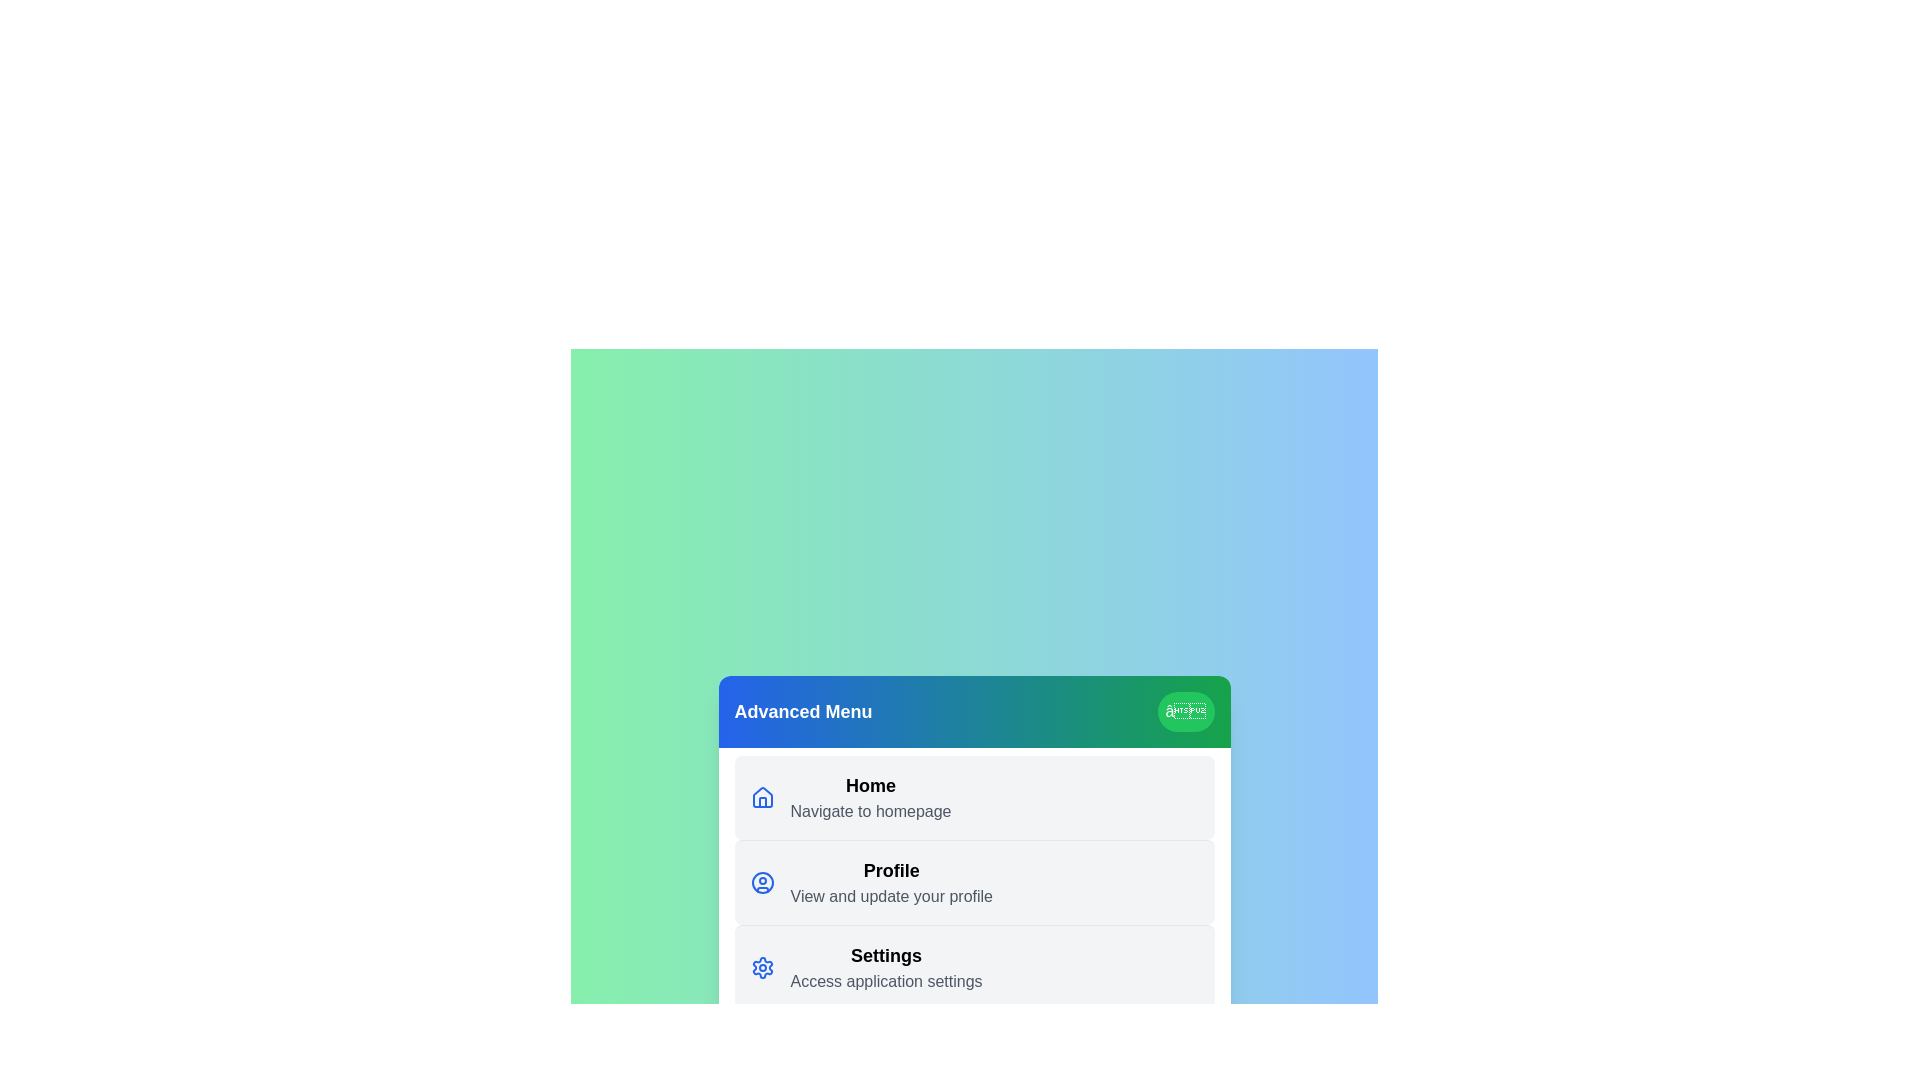 The width and height of the screenshot is (1920, 1080). I want to click on the menu item Home from the list, so click(974, 796).